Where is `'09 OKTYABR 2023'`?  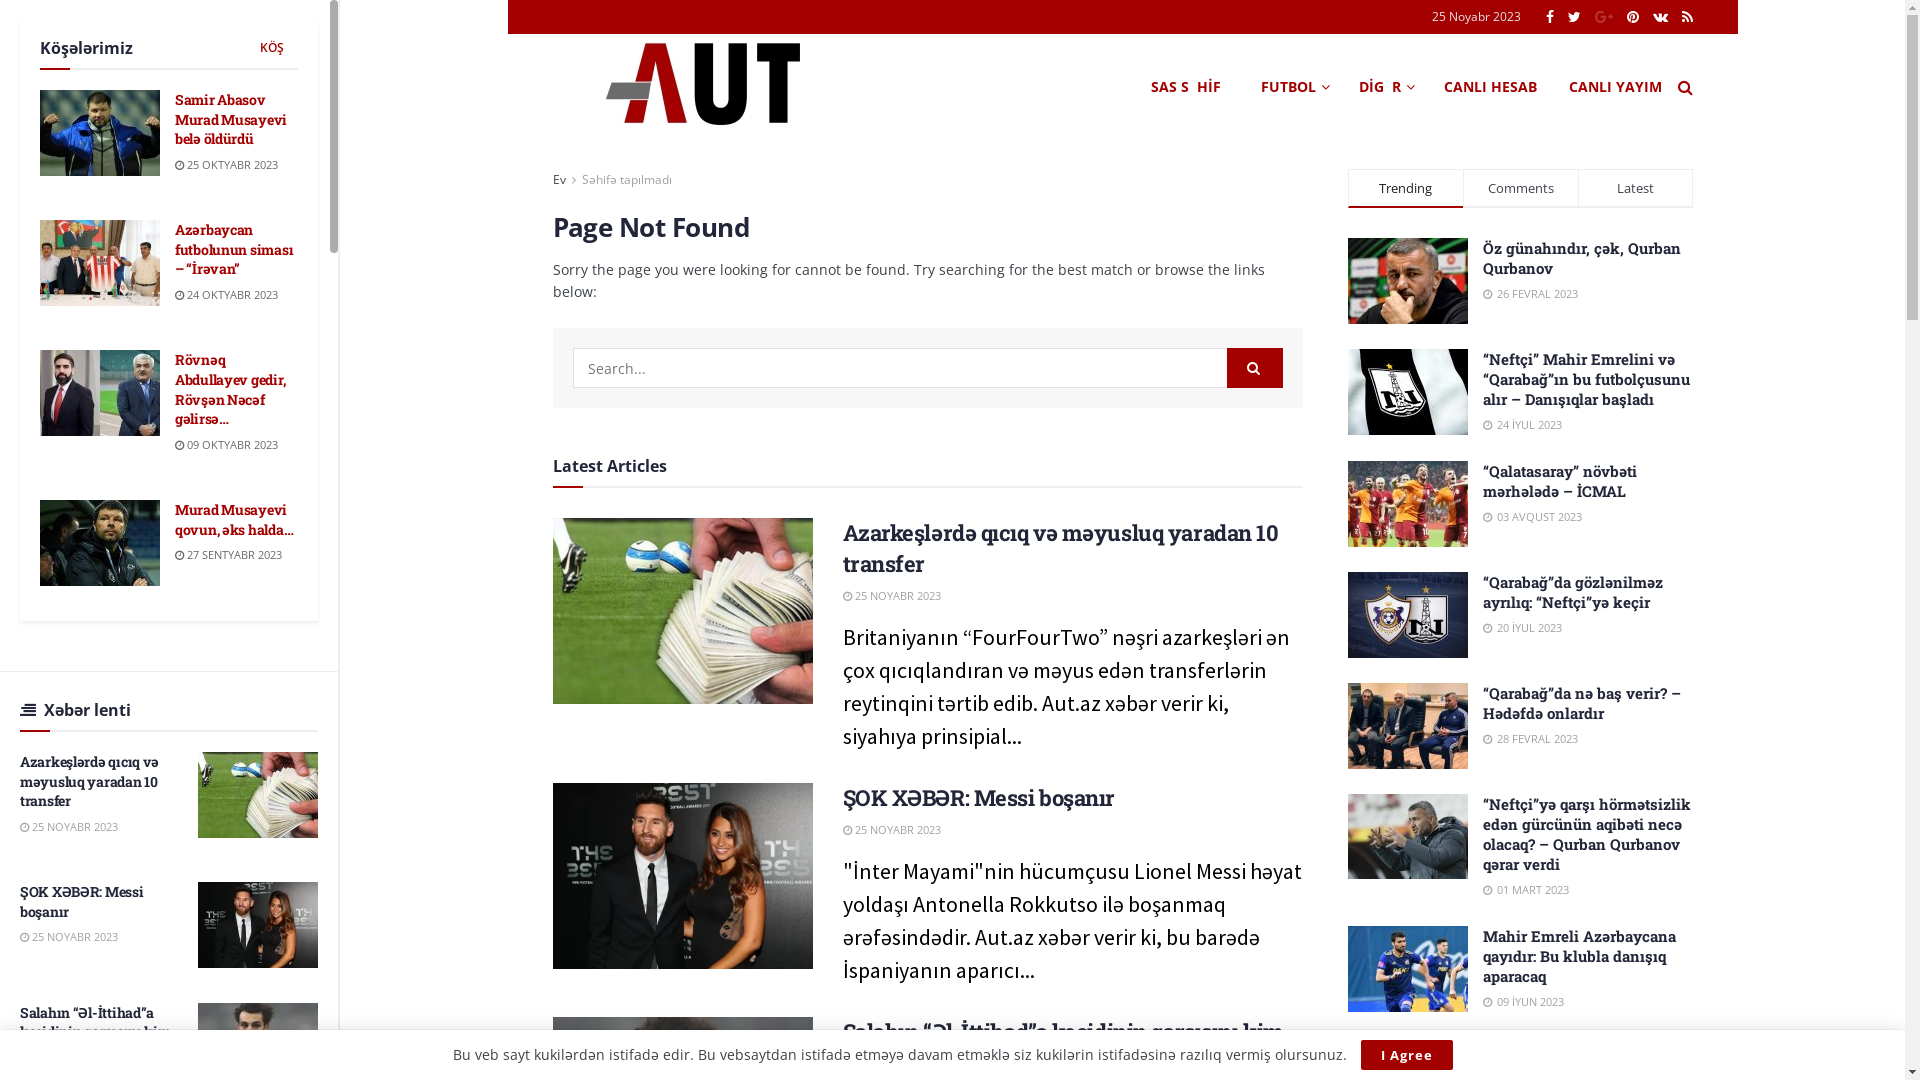
'09 OKTYABR 2023' is located at coordinates (226, 443).